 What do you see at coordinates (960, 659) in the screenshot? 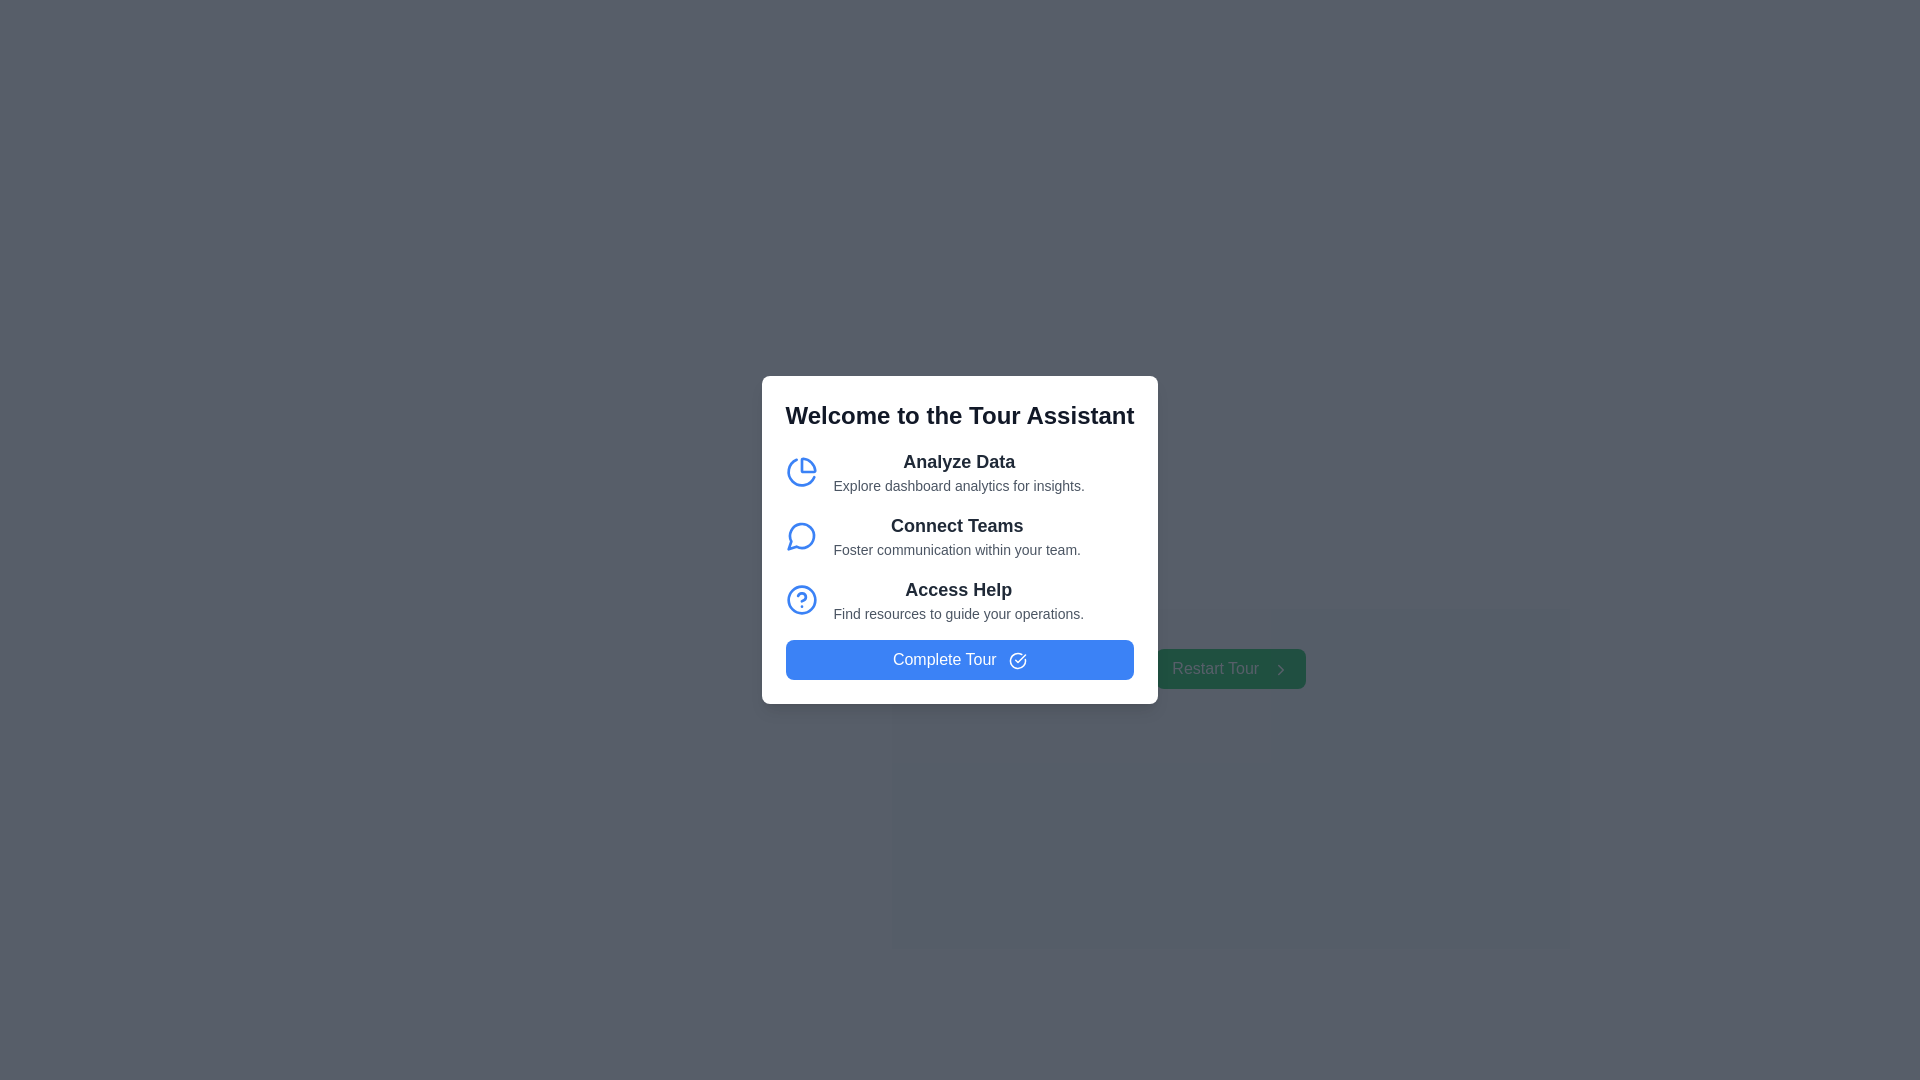
I see `the 'Complete Tour' button, which is a horizontally elongated button with rounded corners and a vivid blue background, featuring white text and a circular checkmark icon` at bounding box center [960, 659].